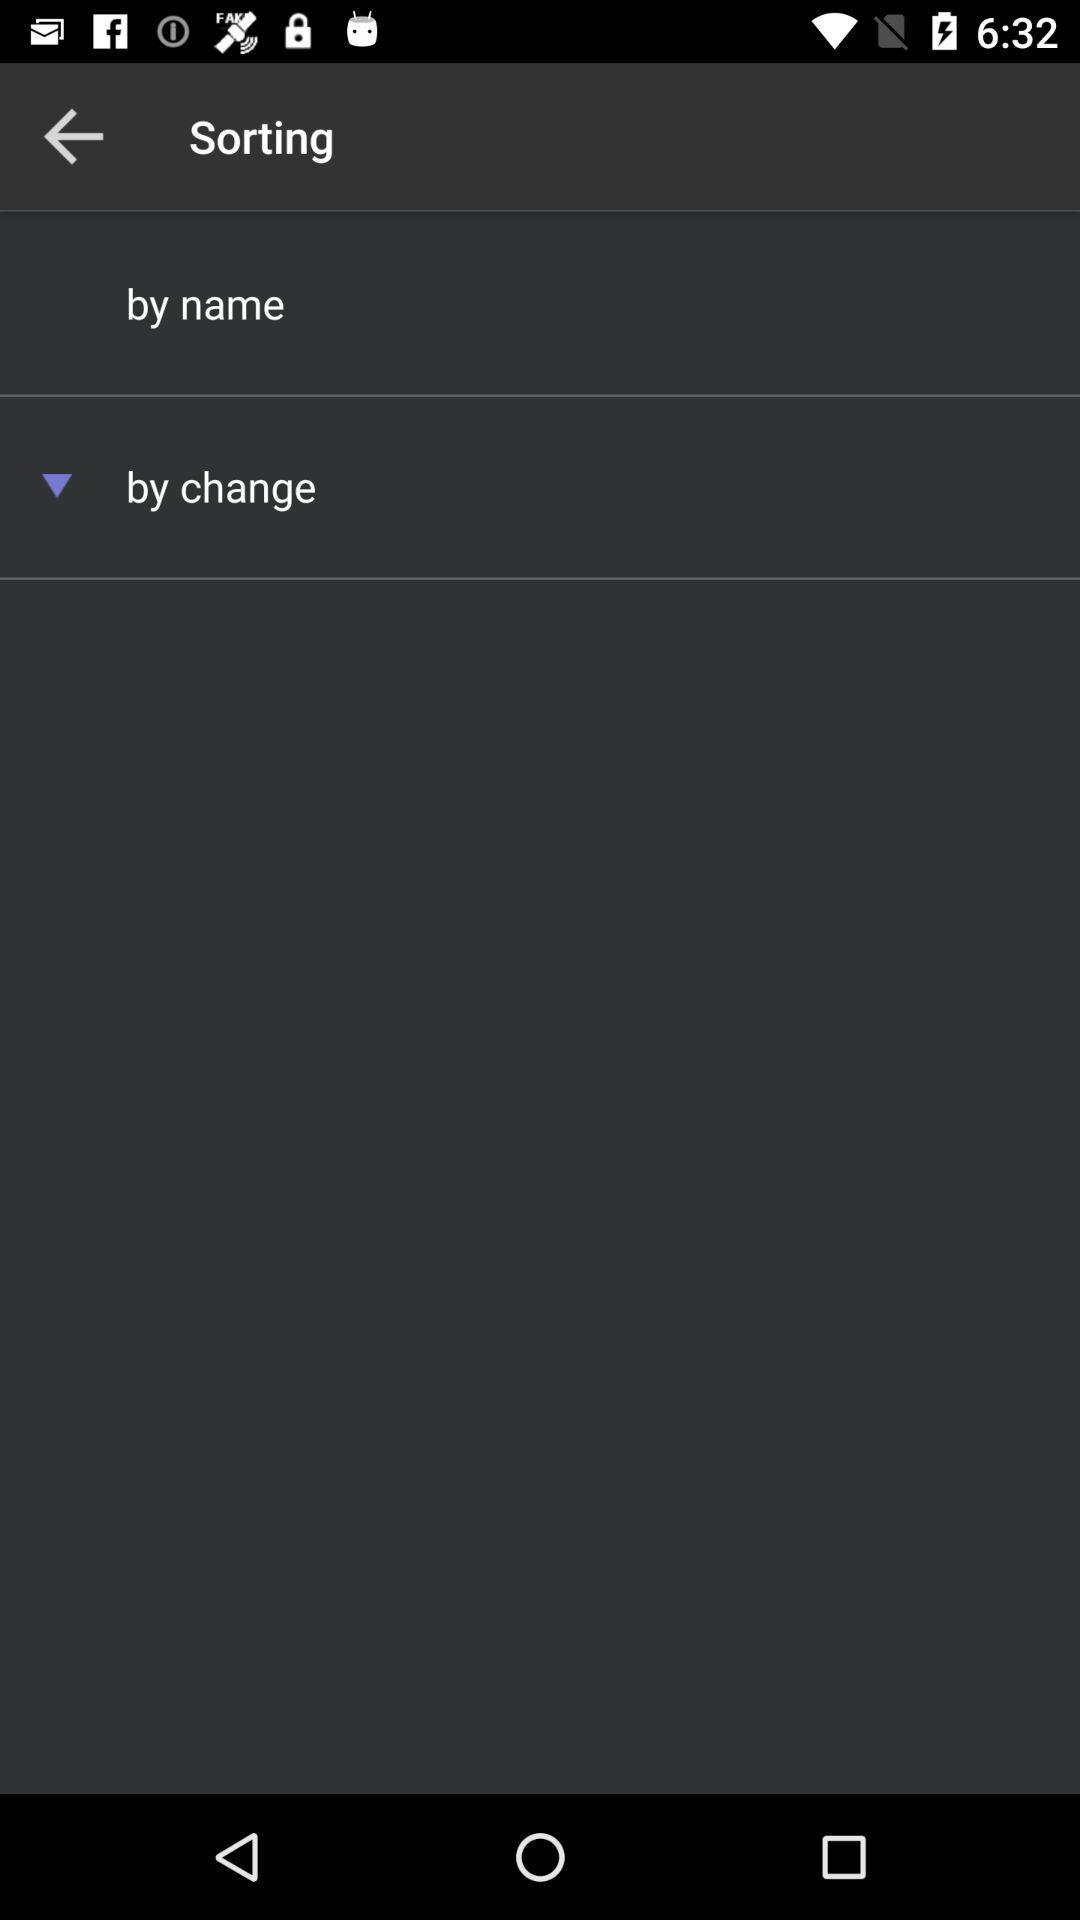  I want to click on by change icon, so click(540, 485).